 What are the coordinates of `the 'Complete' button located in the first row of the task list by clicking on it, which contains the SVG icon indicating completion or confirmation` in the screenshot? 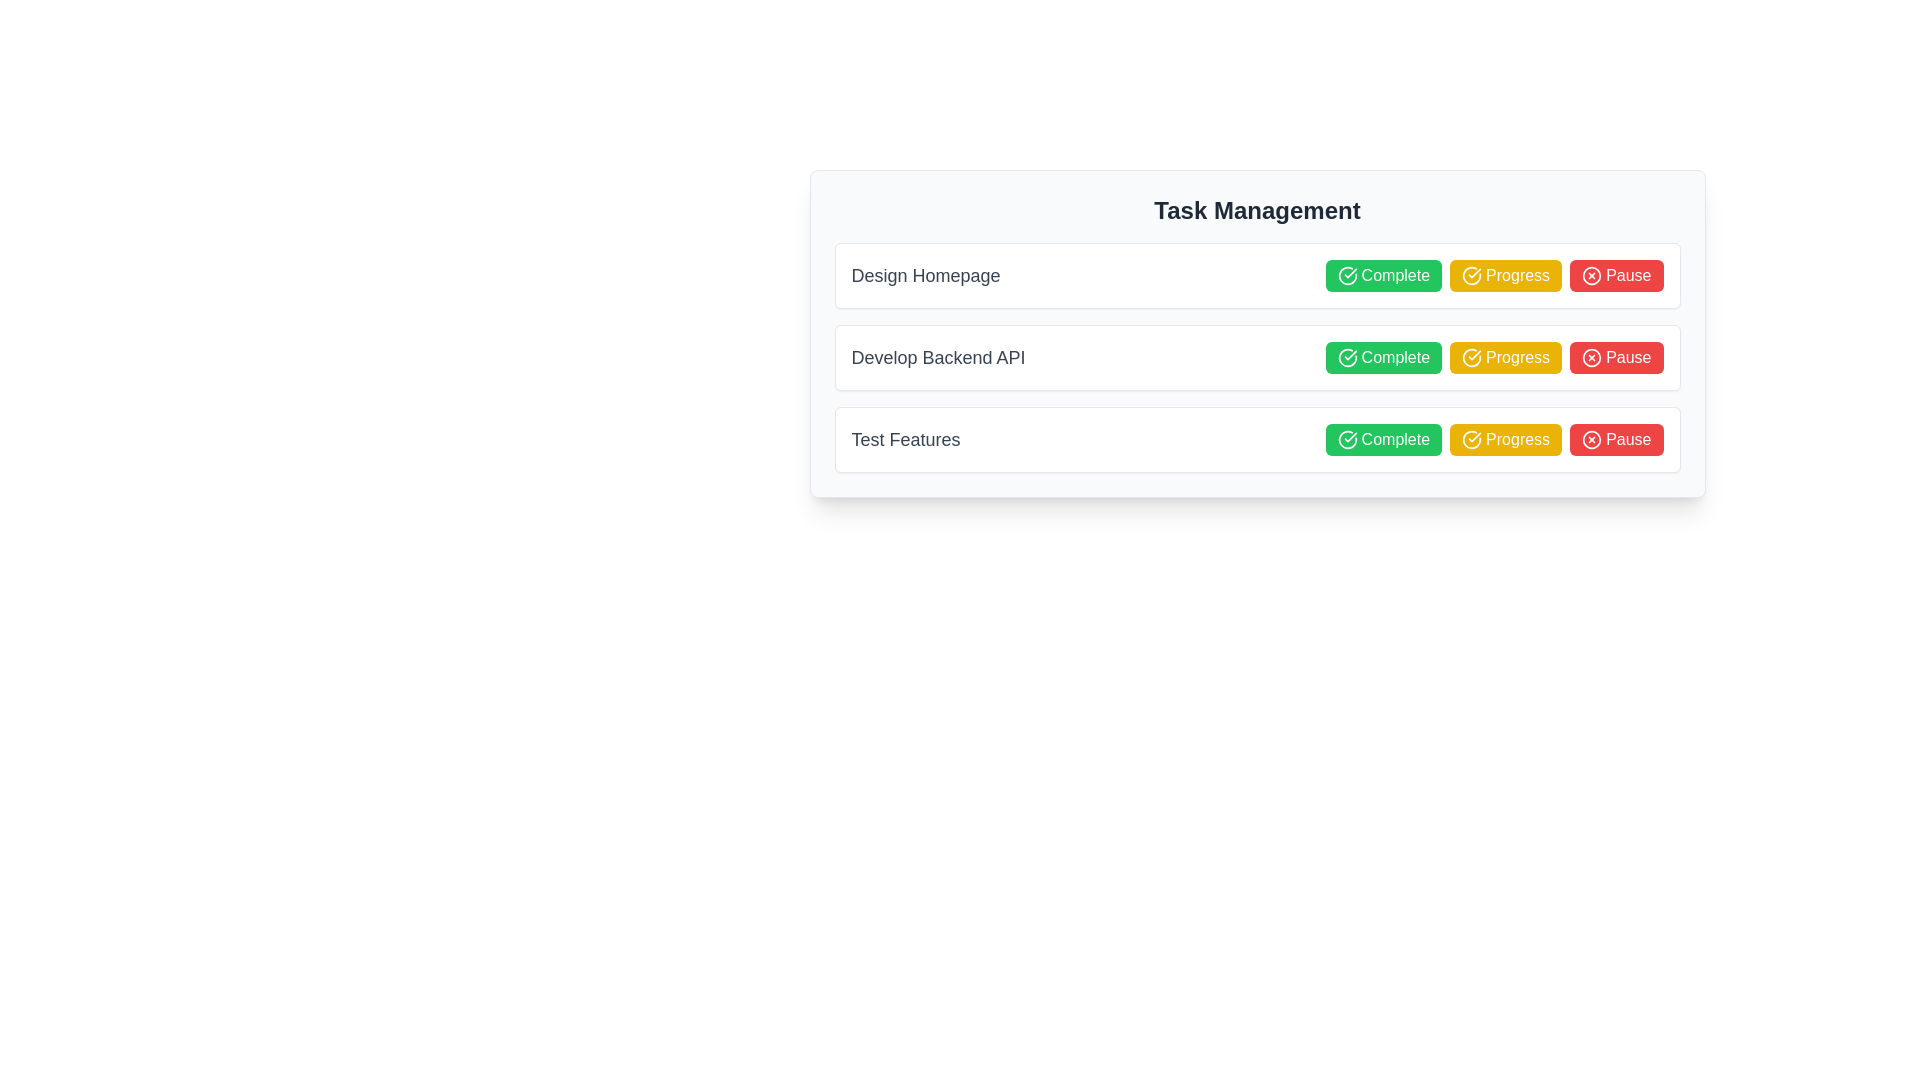 It's located at (1347, 276).